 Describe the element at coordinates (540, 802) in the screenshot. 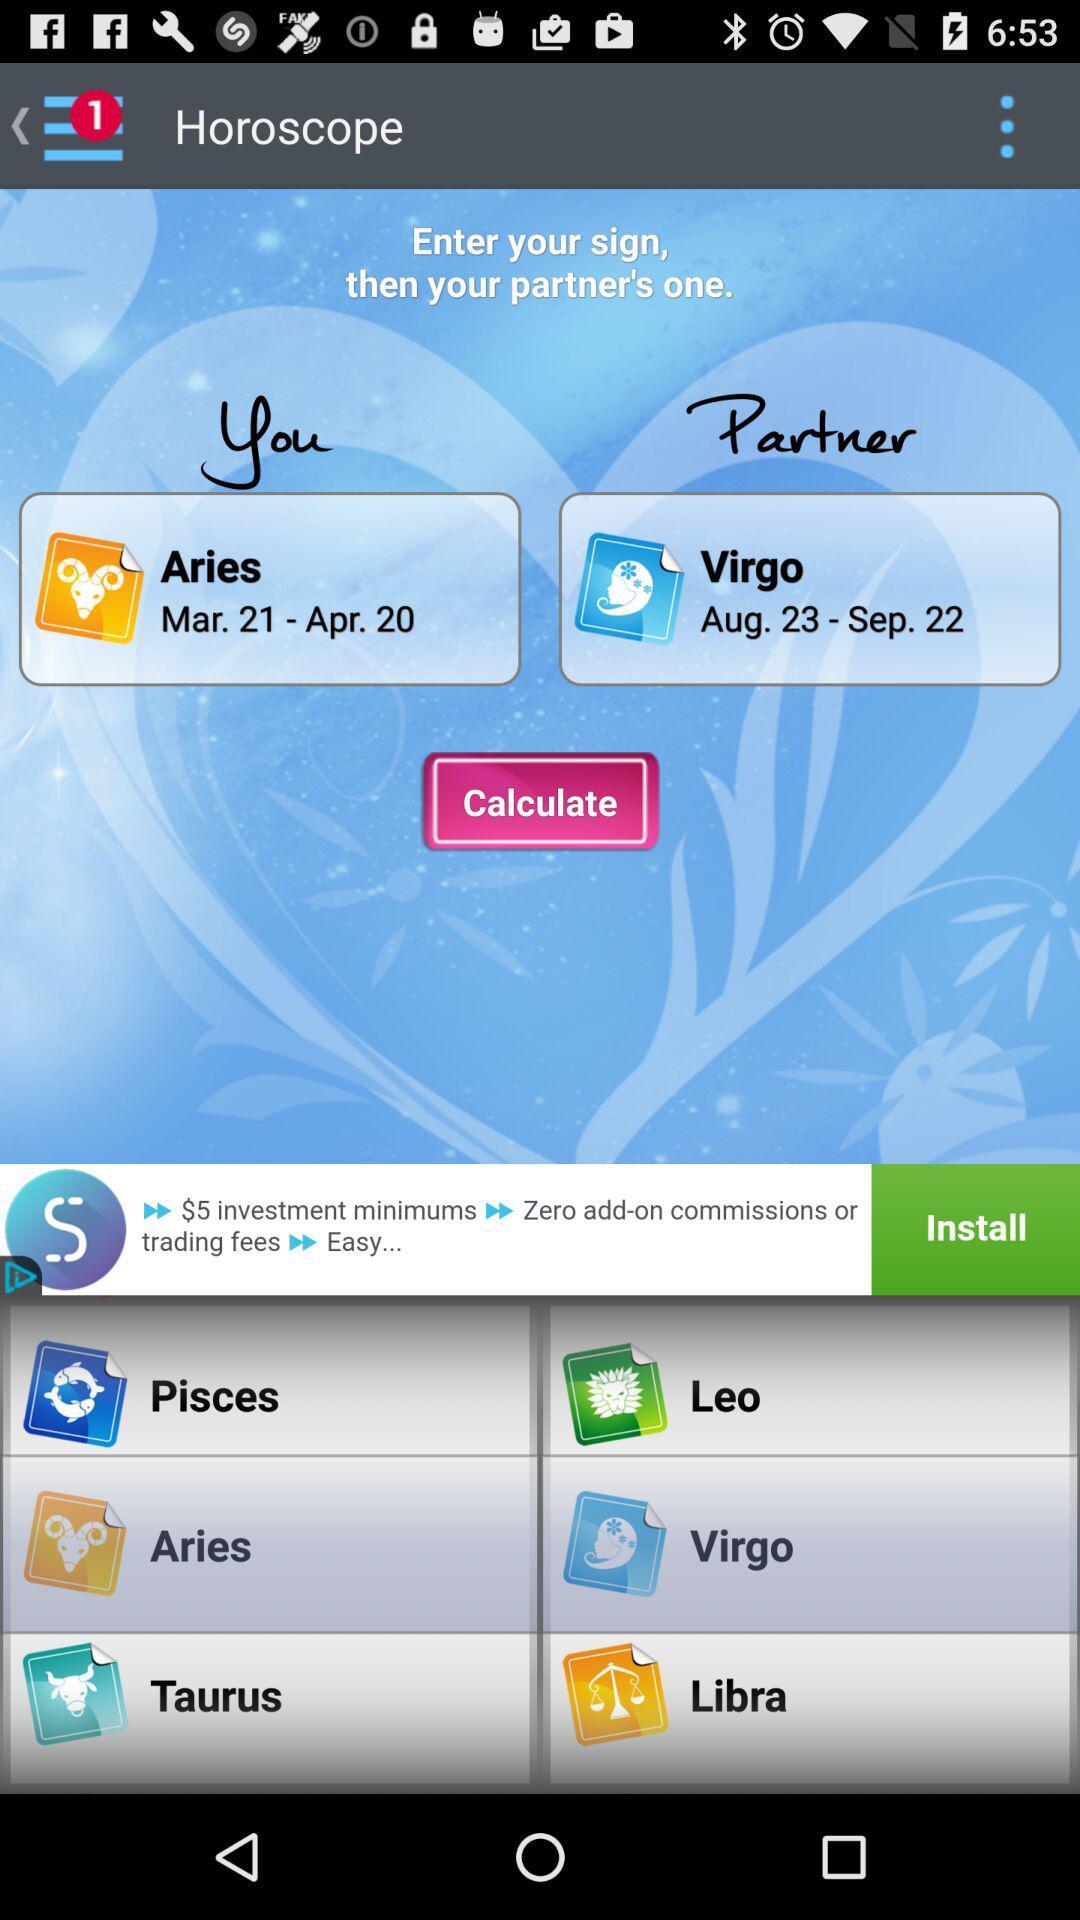

I see `calculate` at that location.